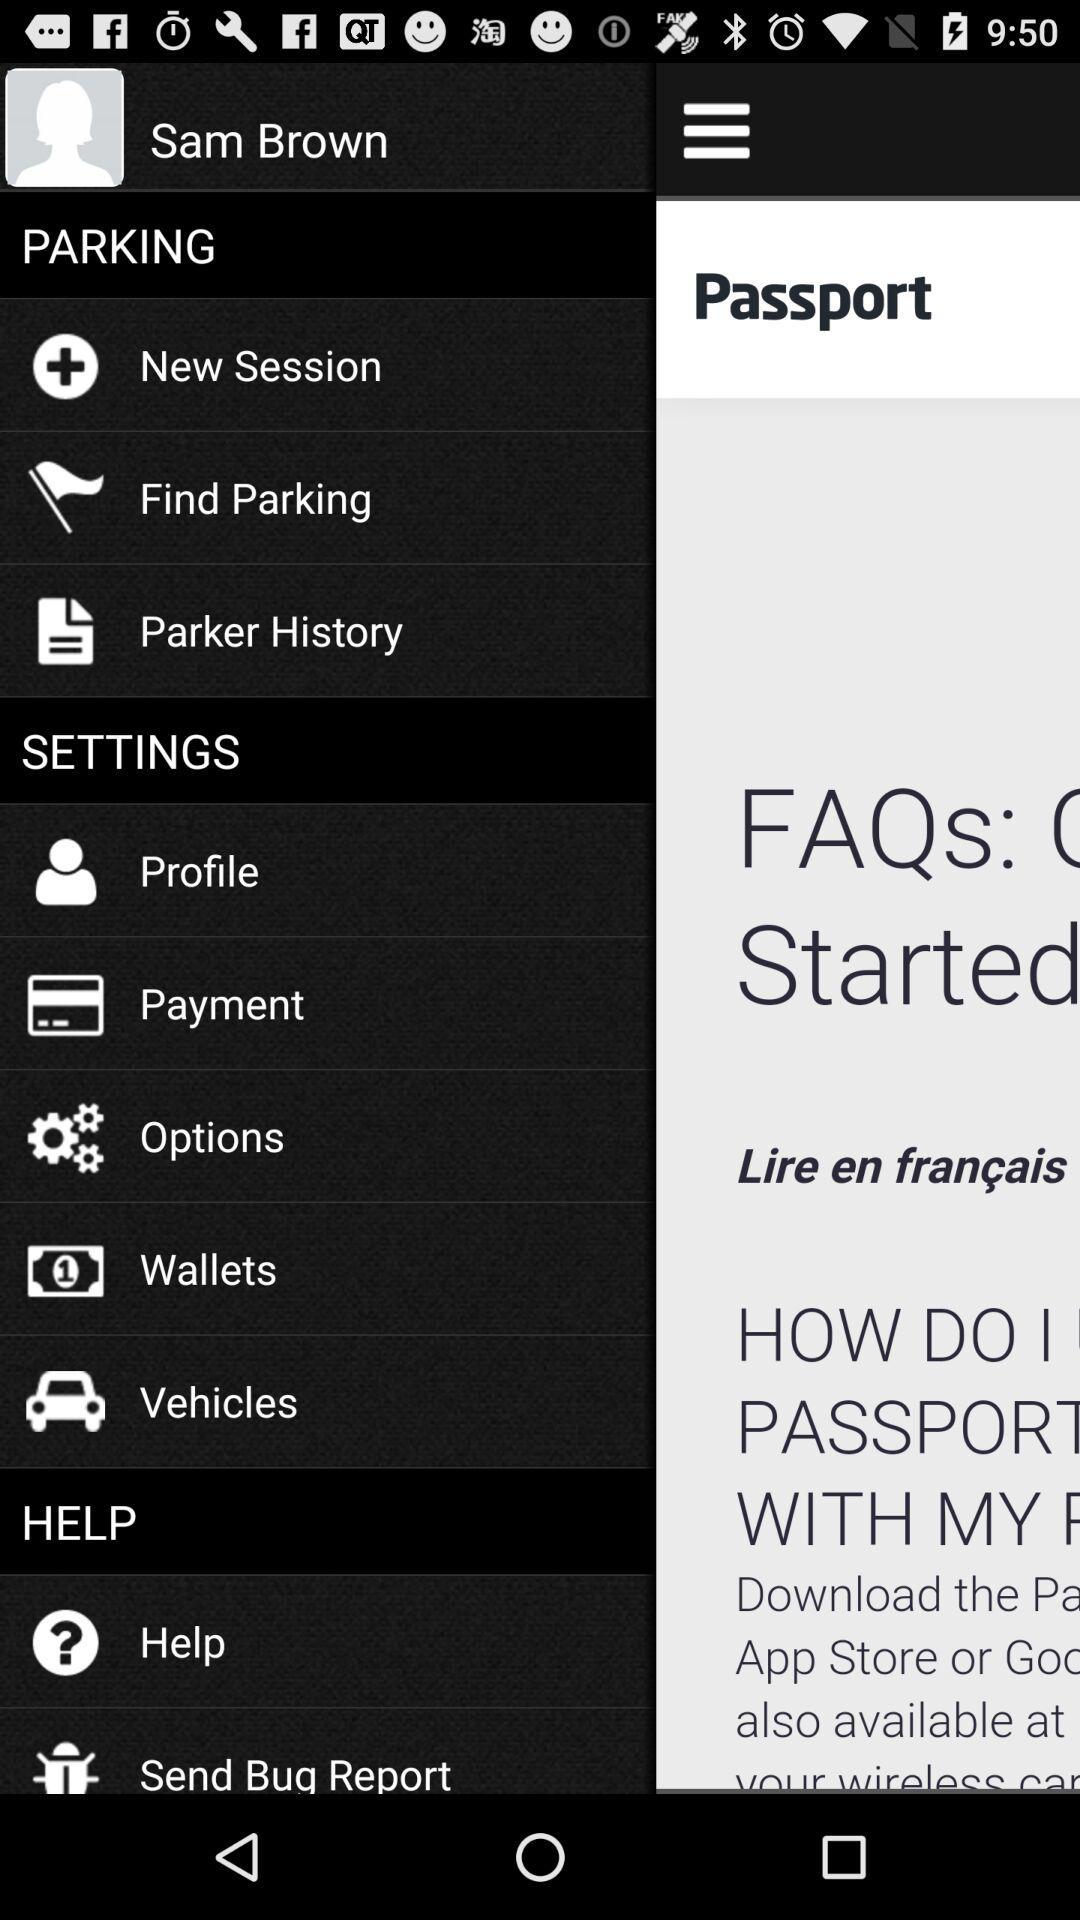  I want to click on the profile icon, so click(199, 869).